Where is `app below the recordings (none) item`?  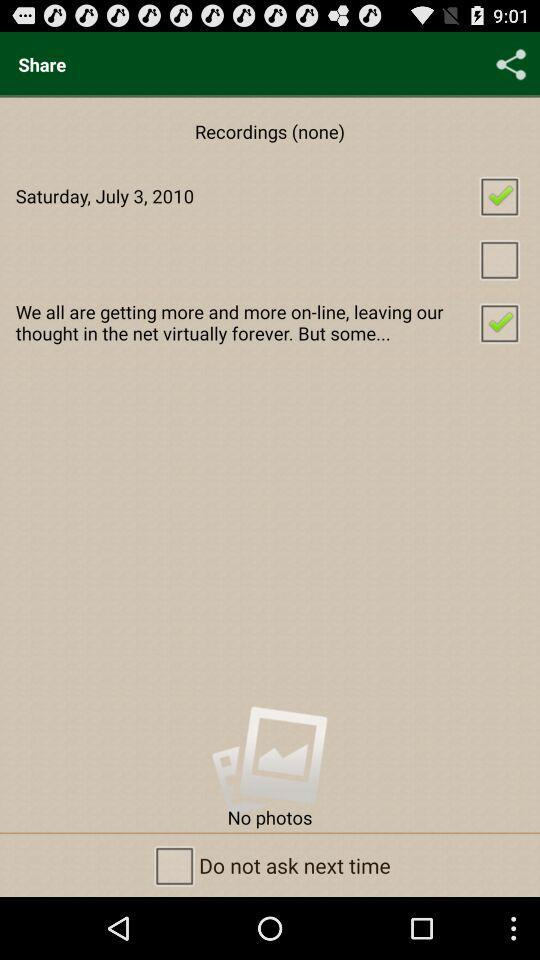
app below the recordings (none) item is located at coordinates (270, 195).